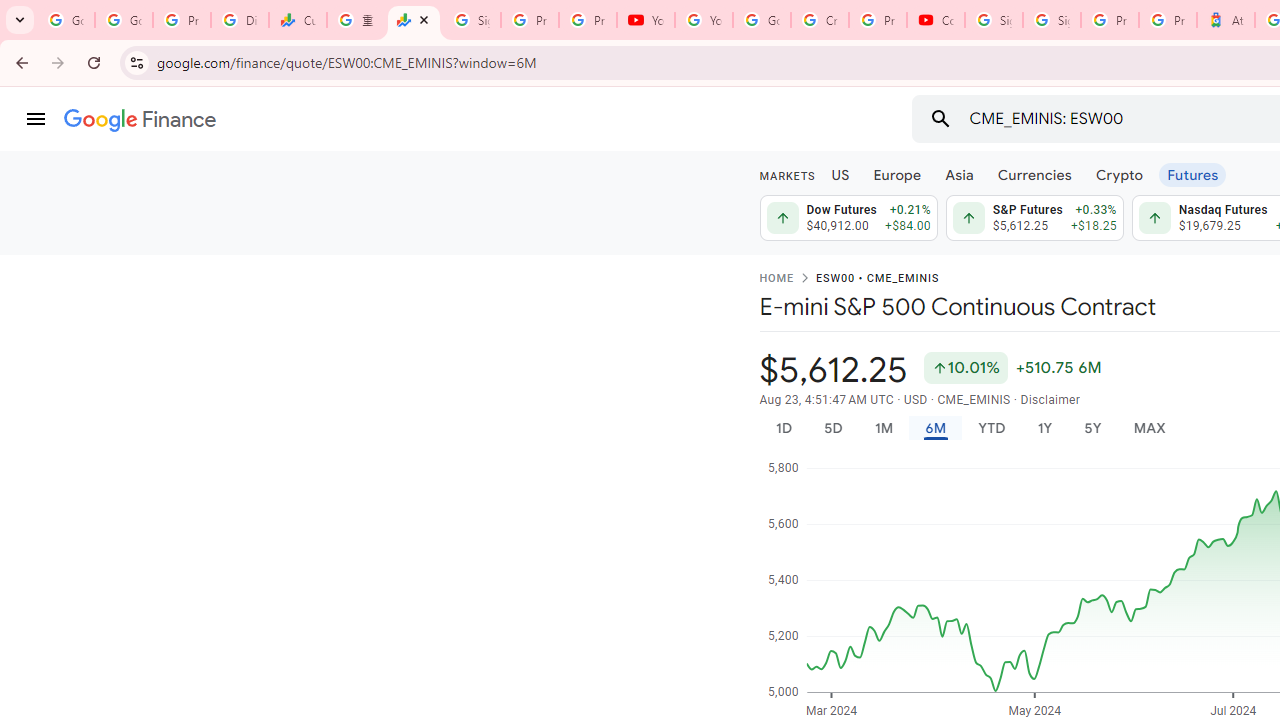  What do you see at coordinates (1034, 173) in the screenshot?
I see `'Currencies'` at bounding box center [1034, 173].